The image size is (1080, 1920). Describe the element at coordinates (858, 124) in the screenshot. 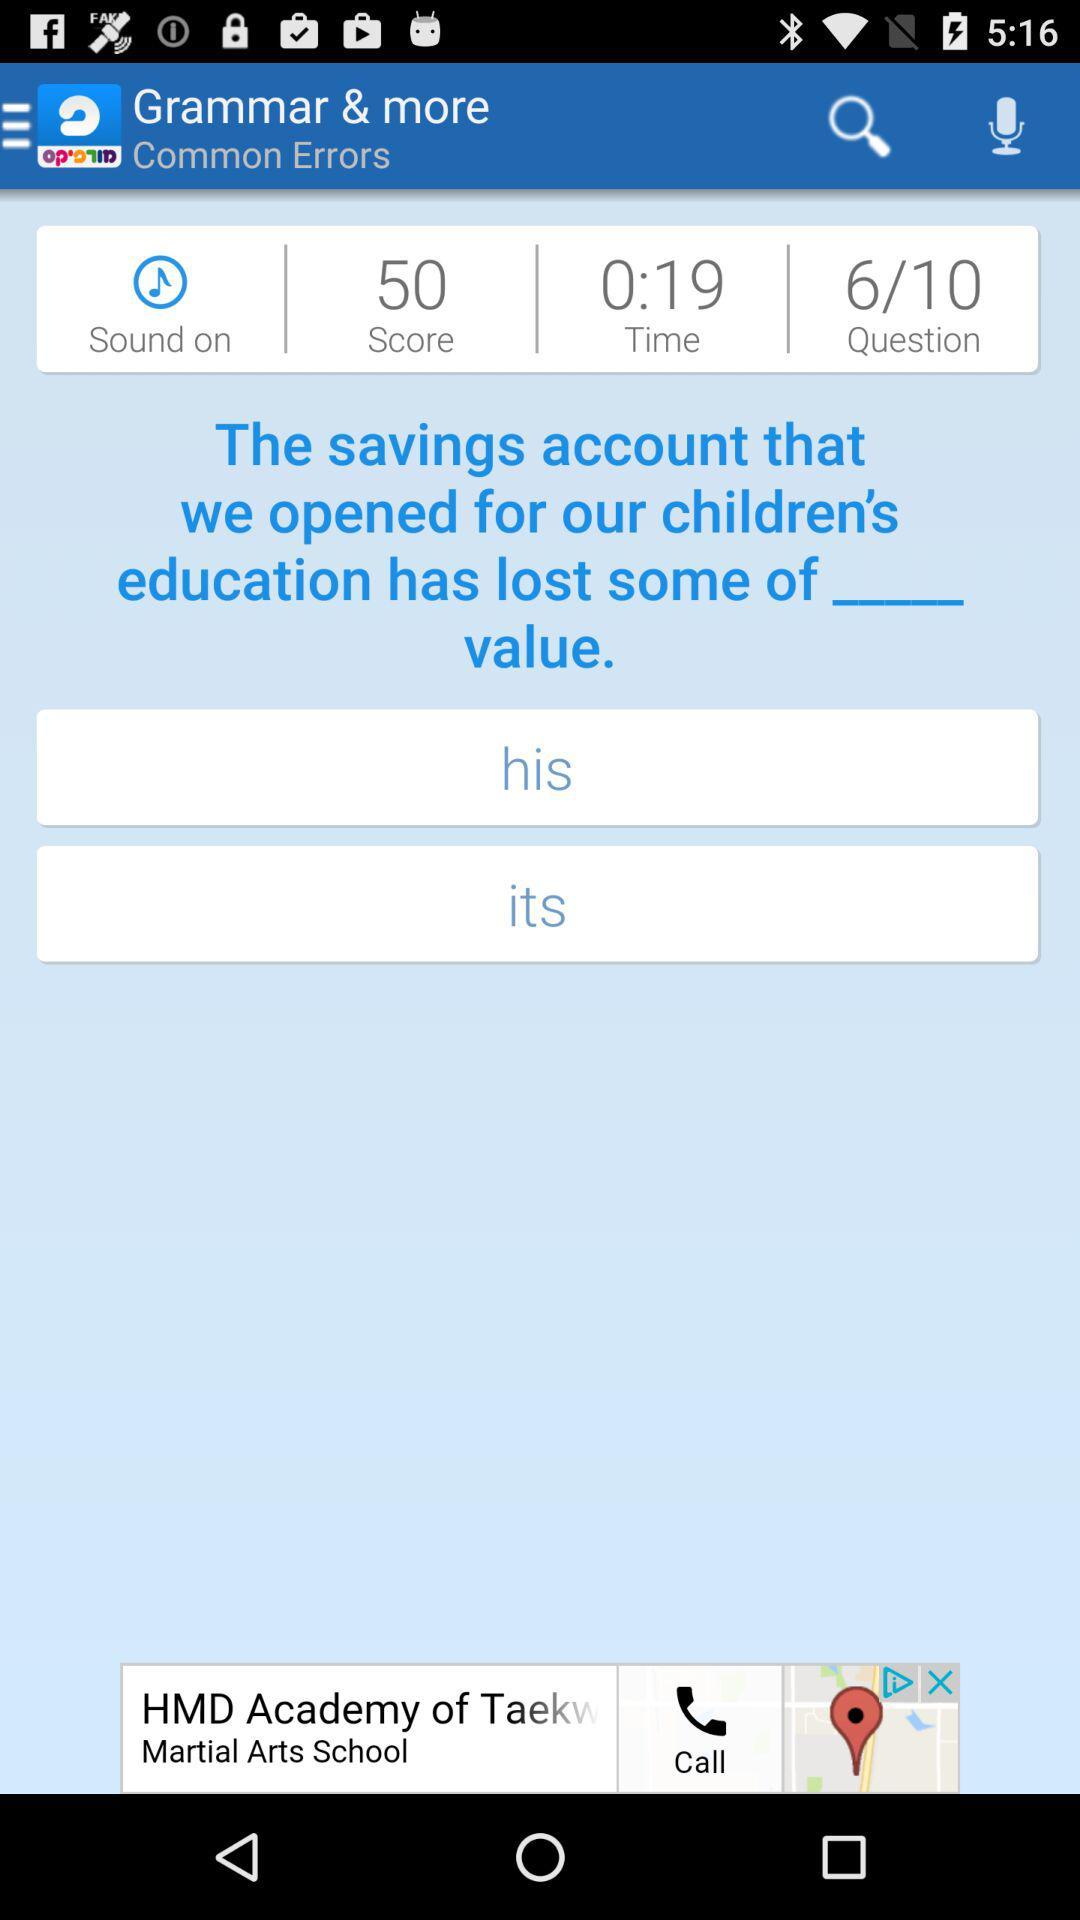

I see `app to the right of the grammar & more icon` at that location.